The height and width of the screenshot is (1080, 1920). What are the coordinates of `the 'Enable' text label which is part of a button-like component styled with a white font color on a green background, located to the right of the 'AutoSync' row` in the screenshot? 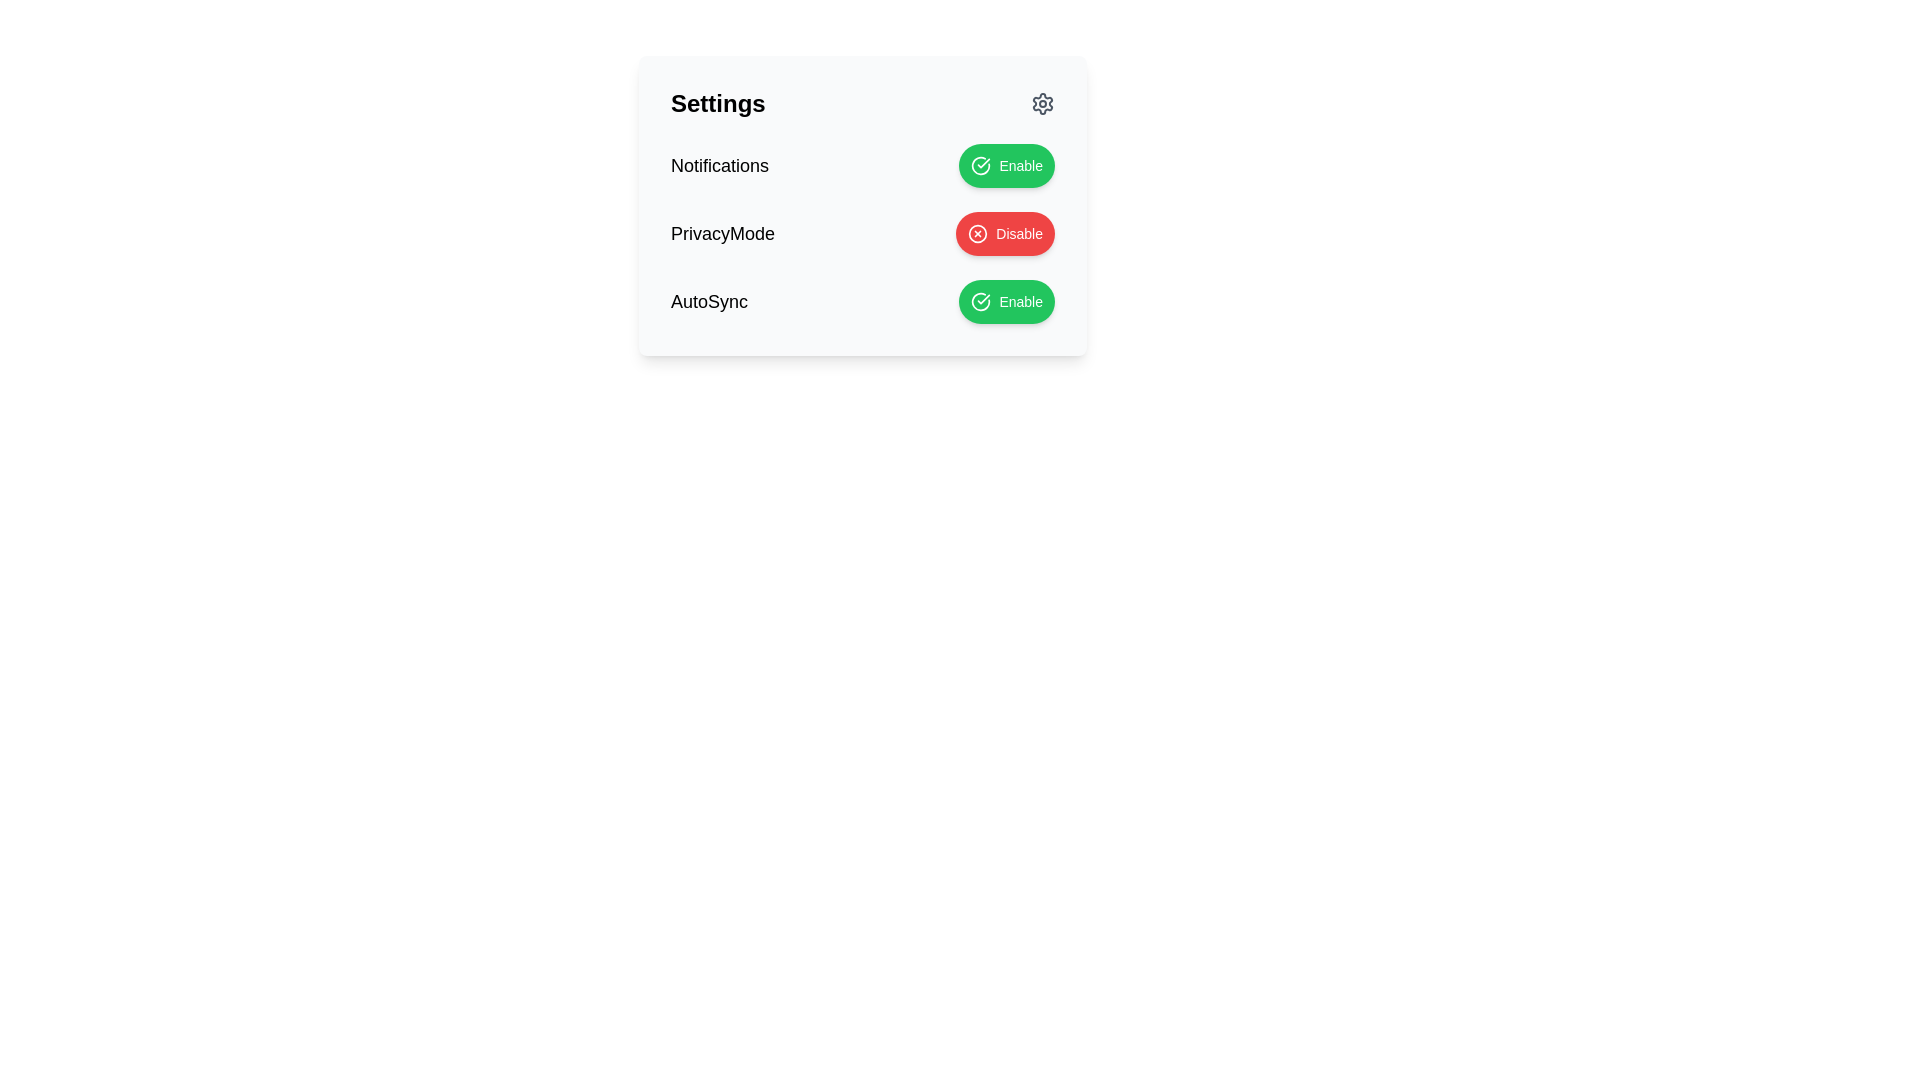 It's located at (1021, 301).